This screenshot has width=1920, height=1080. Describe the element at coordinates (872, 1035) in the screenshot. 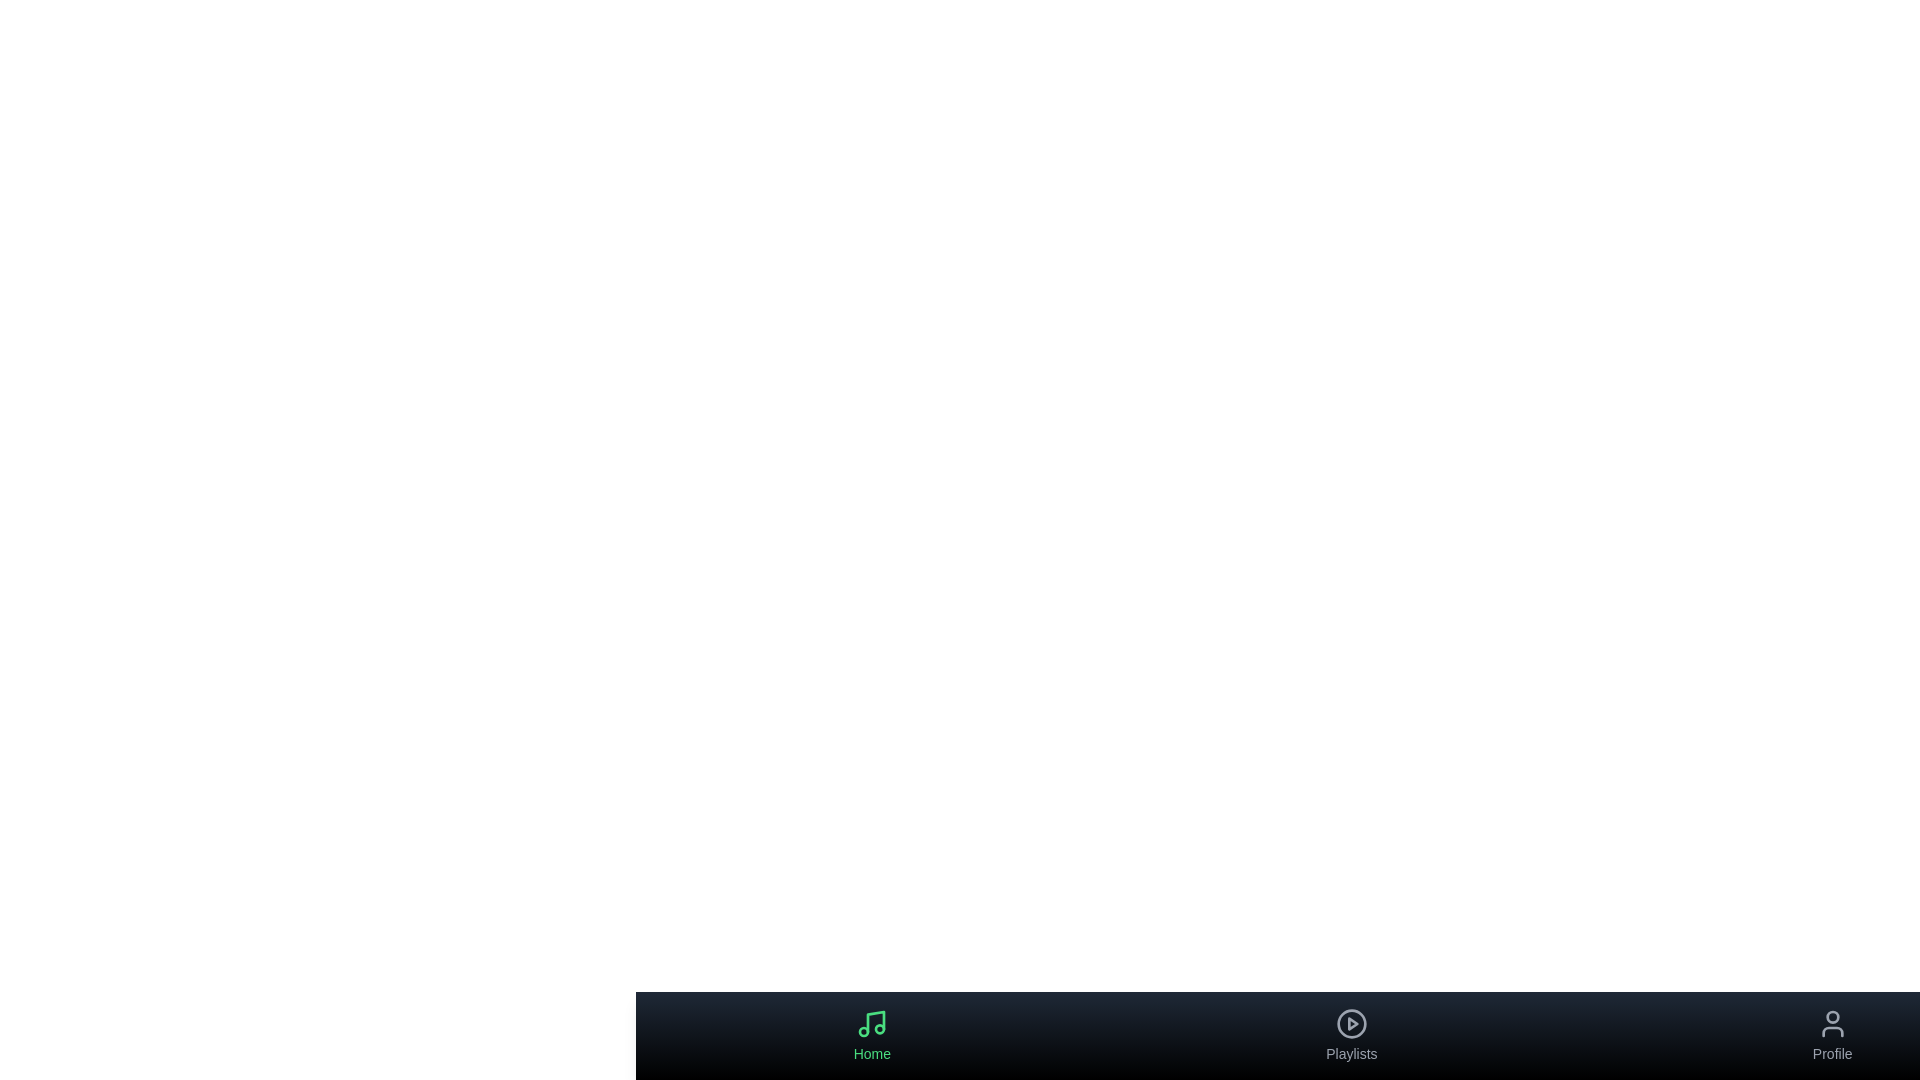

I see `the tab labeled Home to observe the hover effect` at that location.